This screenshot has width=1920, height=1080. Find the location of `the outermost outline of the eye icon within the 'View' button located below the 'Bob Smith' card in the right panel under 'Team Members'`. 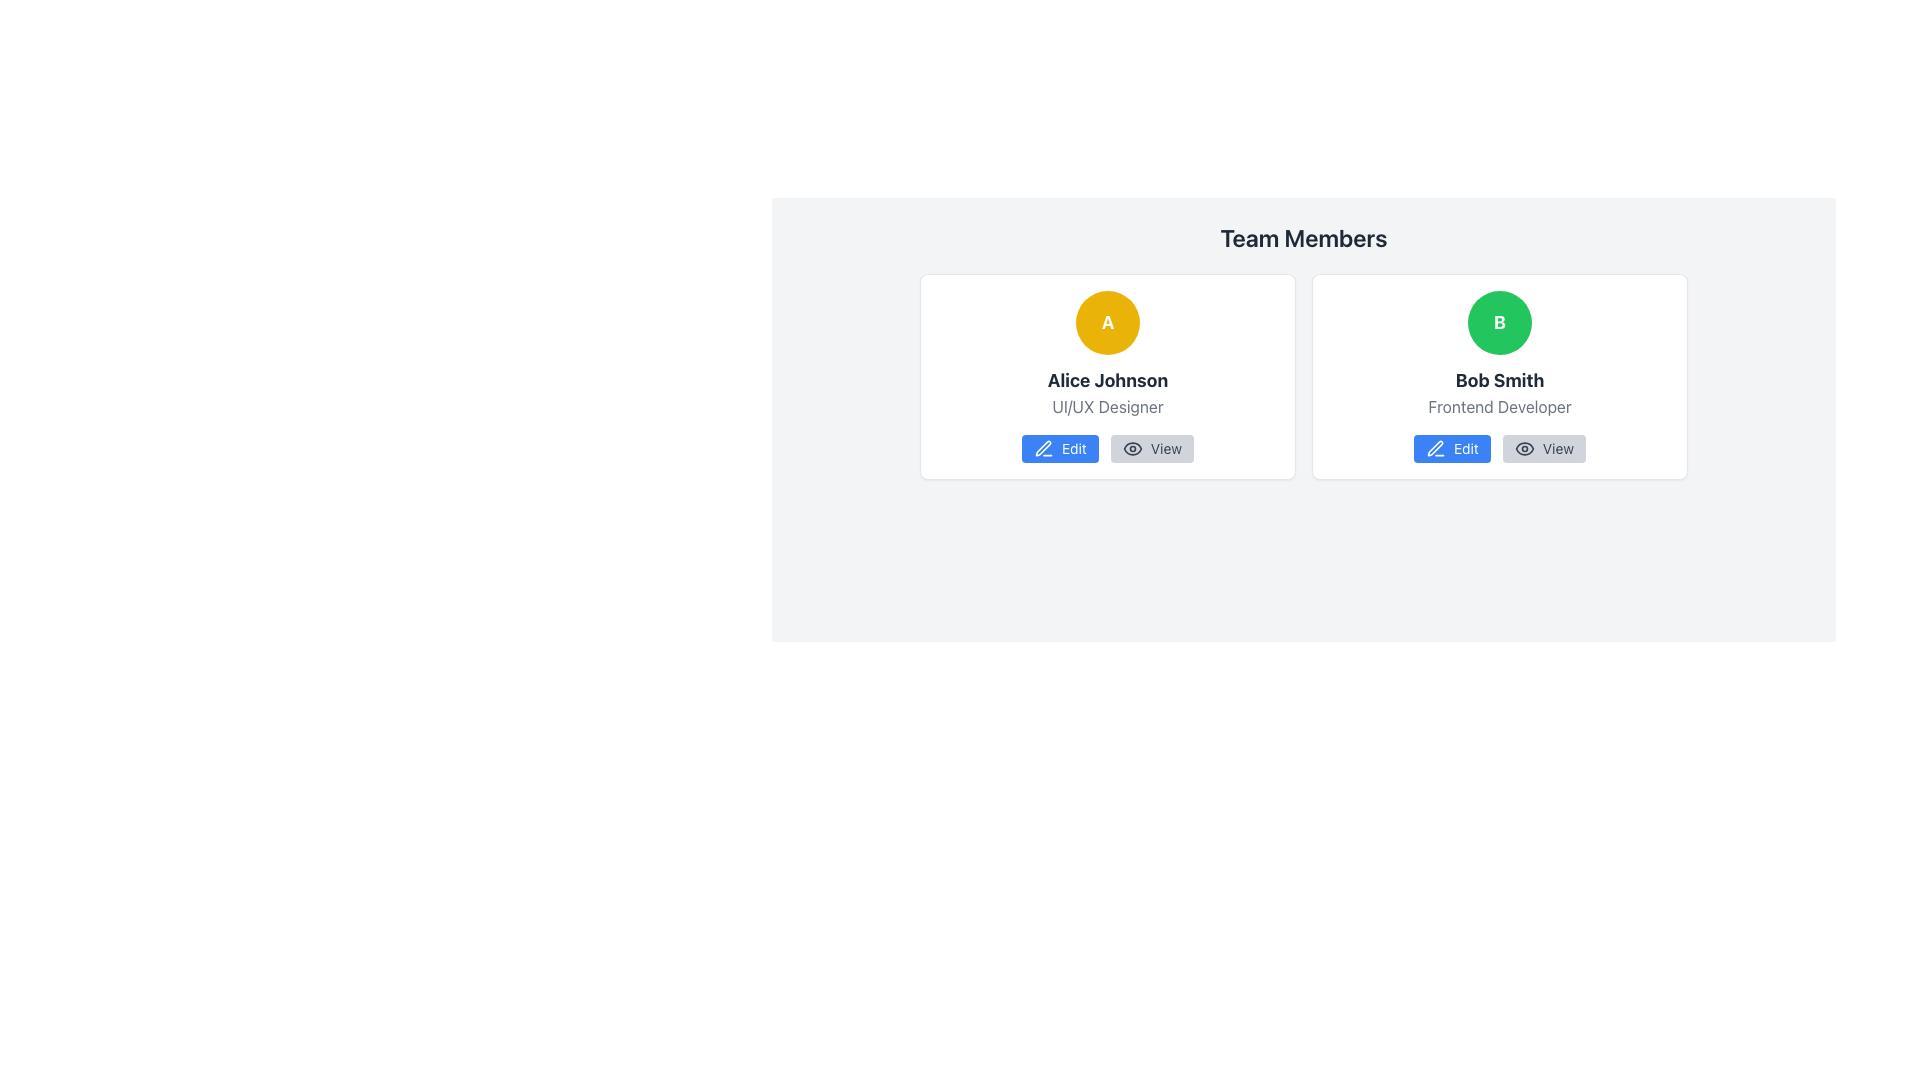

the outermost outline of the eye icon within the 'View' button located below the 'Bob Smith' card in the right panel under 'Team Members' is located at coordinates (1523, 447).